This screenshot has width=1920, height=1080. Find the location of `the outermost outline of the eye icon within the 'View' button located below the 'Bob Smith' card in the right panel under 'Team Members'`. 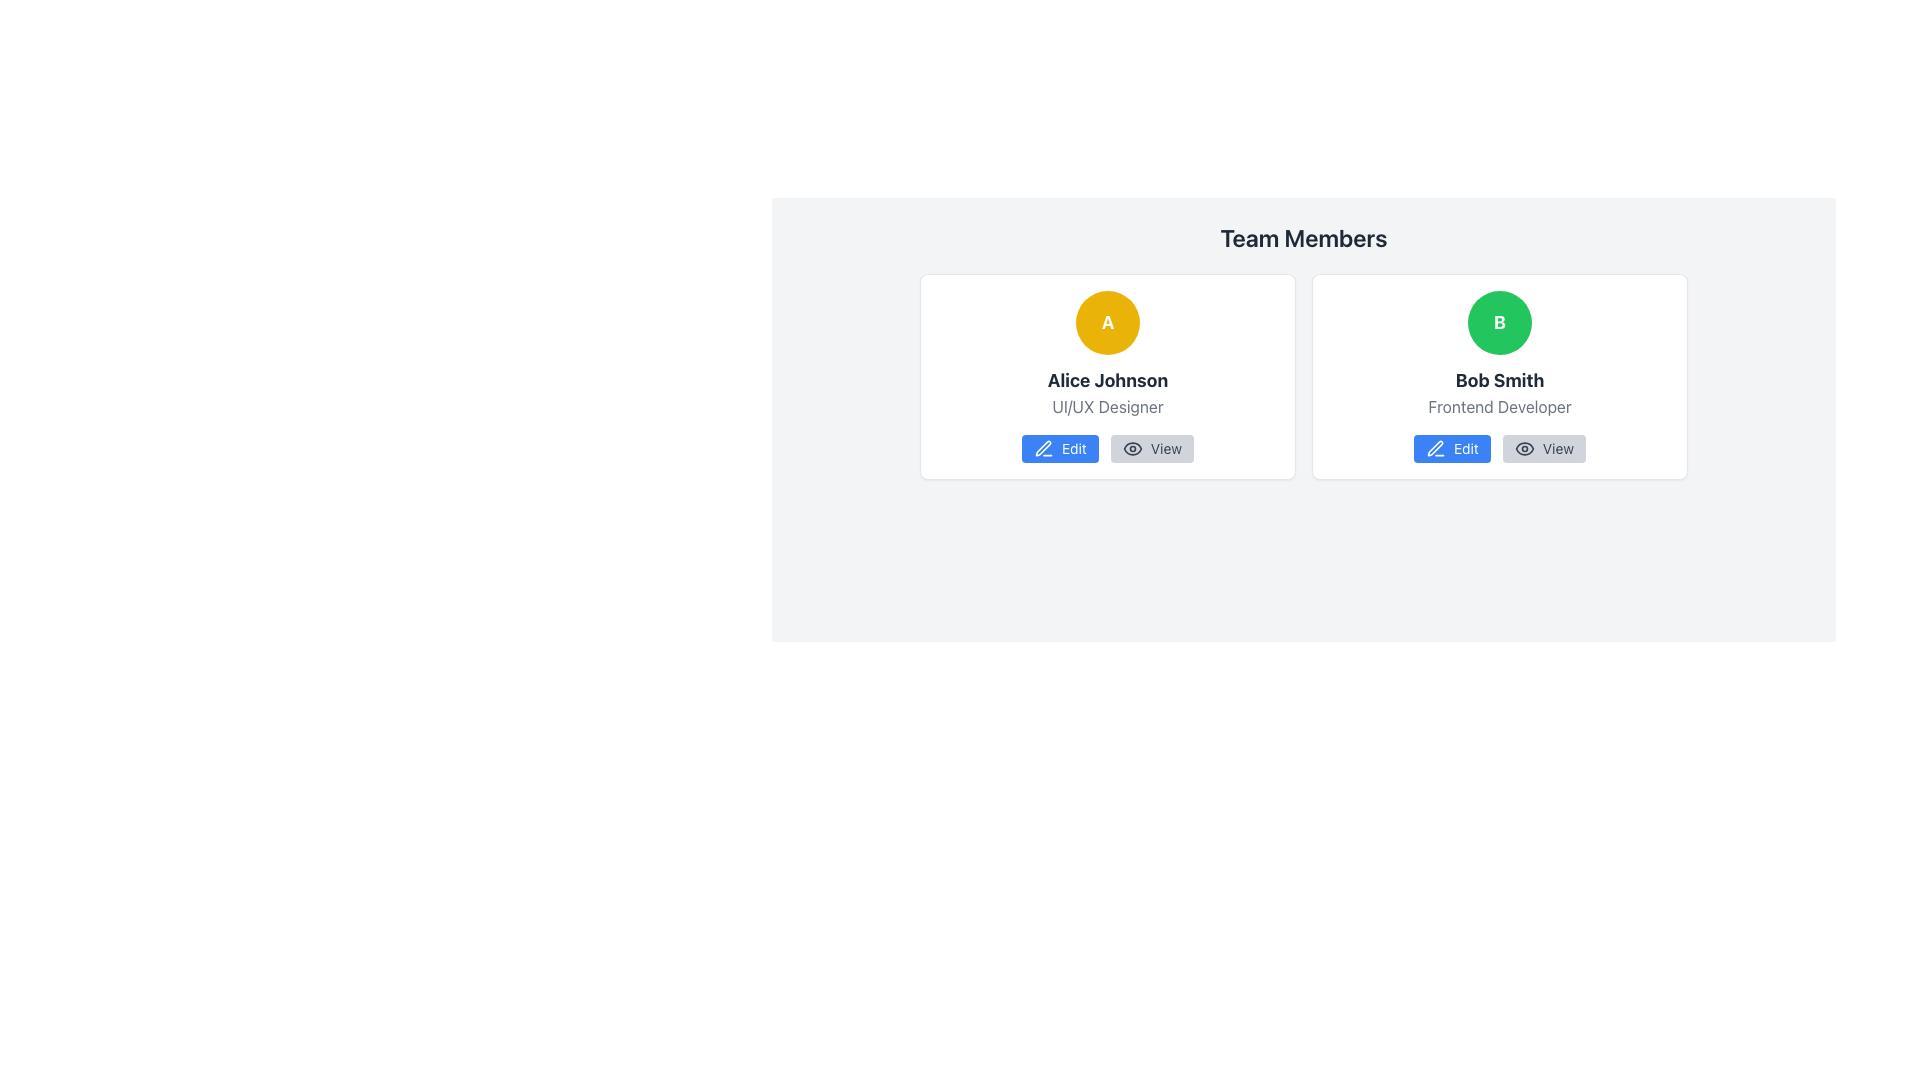

the outermost outline of the eye icon within the 'View' button located below the 'Bob Smith' card in the right panel under 'Team Members' is located at coordinates (1523, 447).